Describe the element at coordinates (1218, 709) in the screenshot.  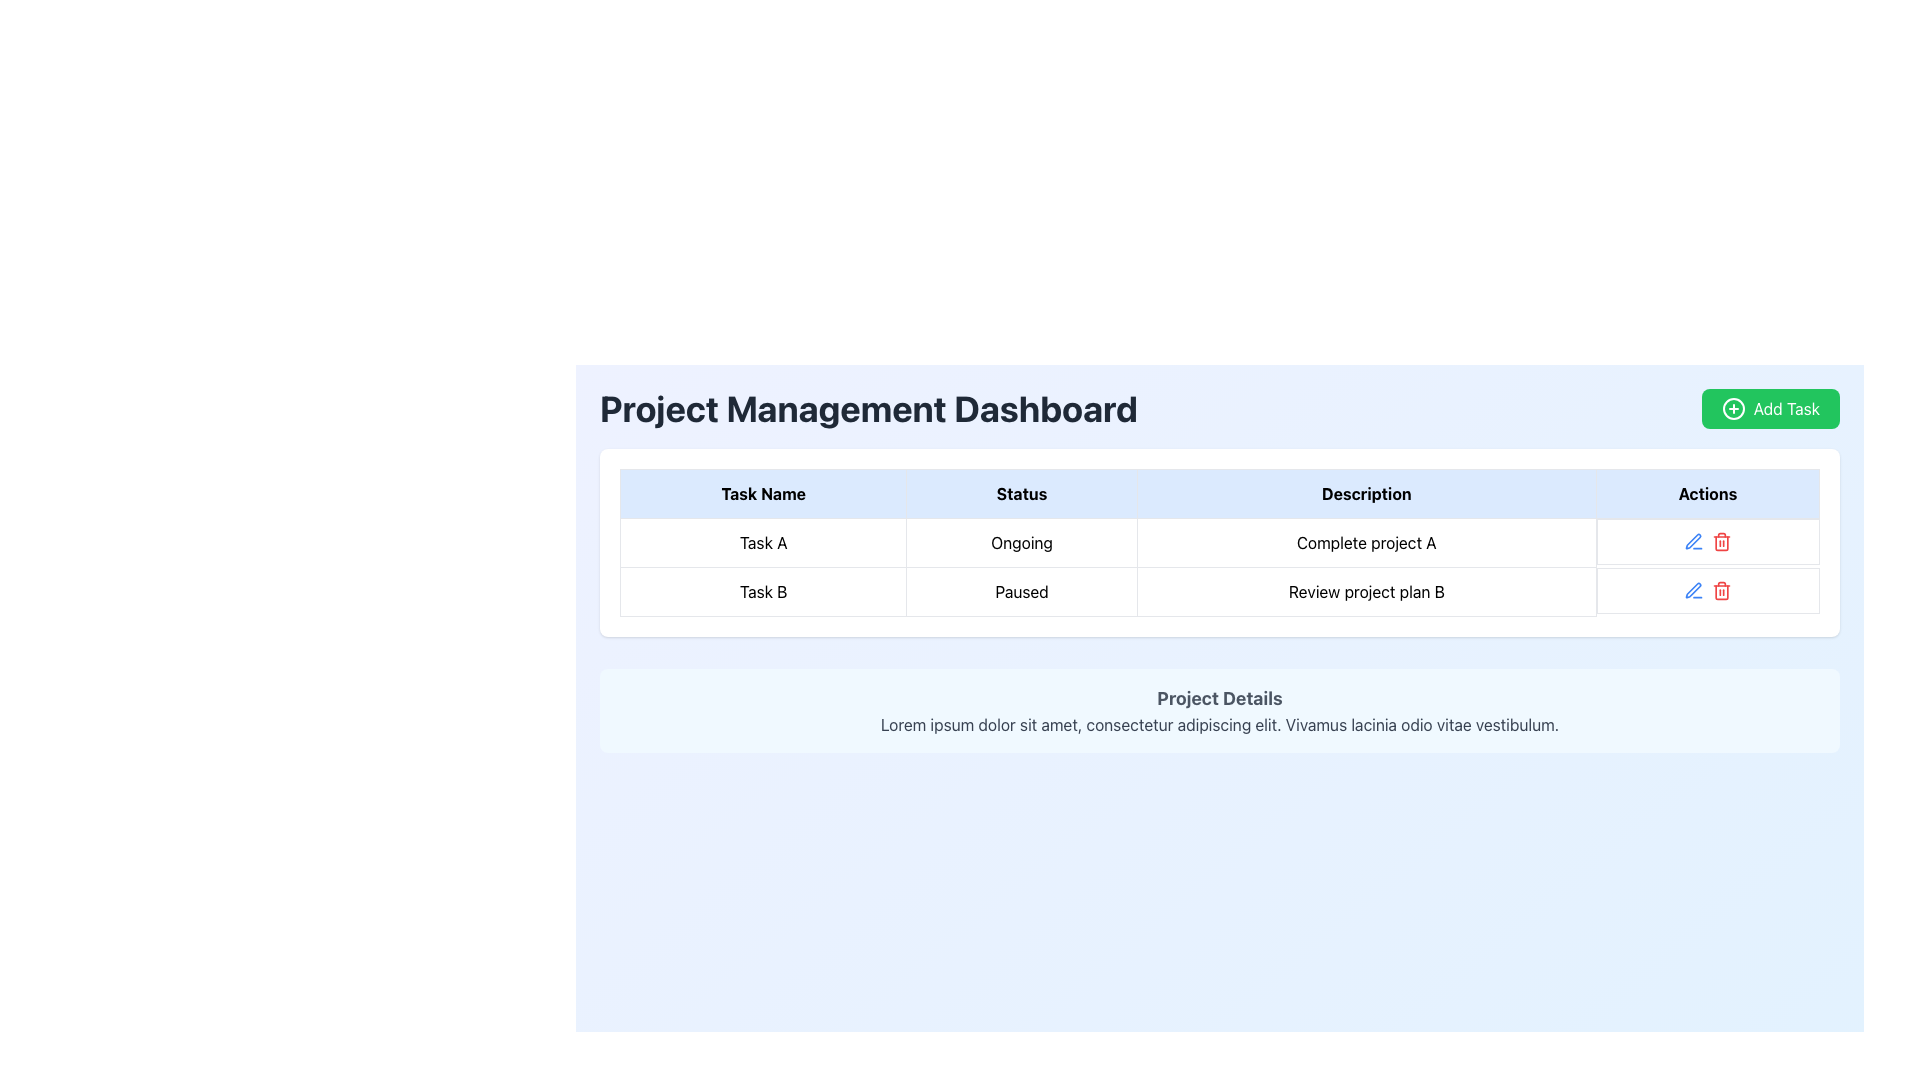
I see `the informational section with a light blue background and rounded corners that displays 'Project Details' at the top` at that location.